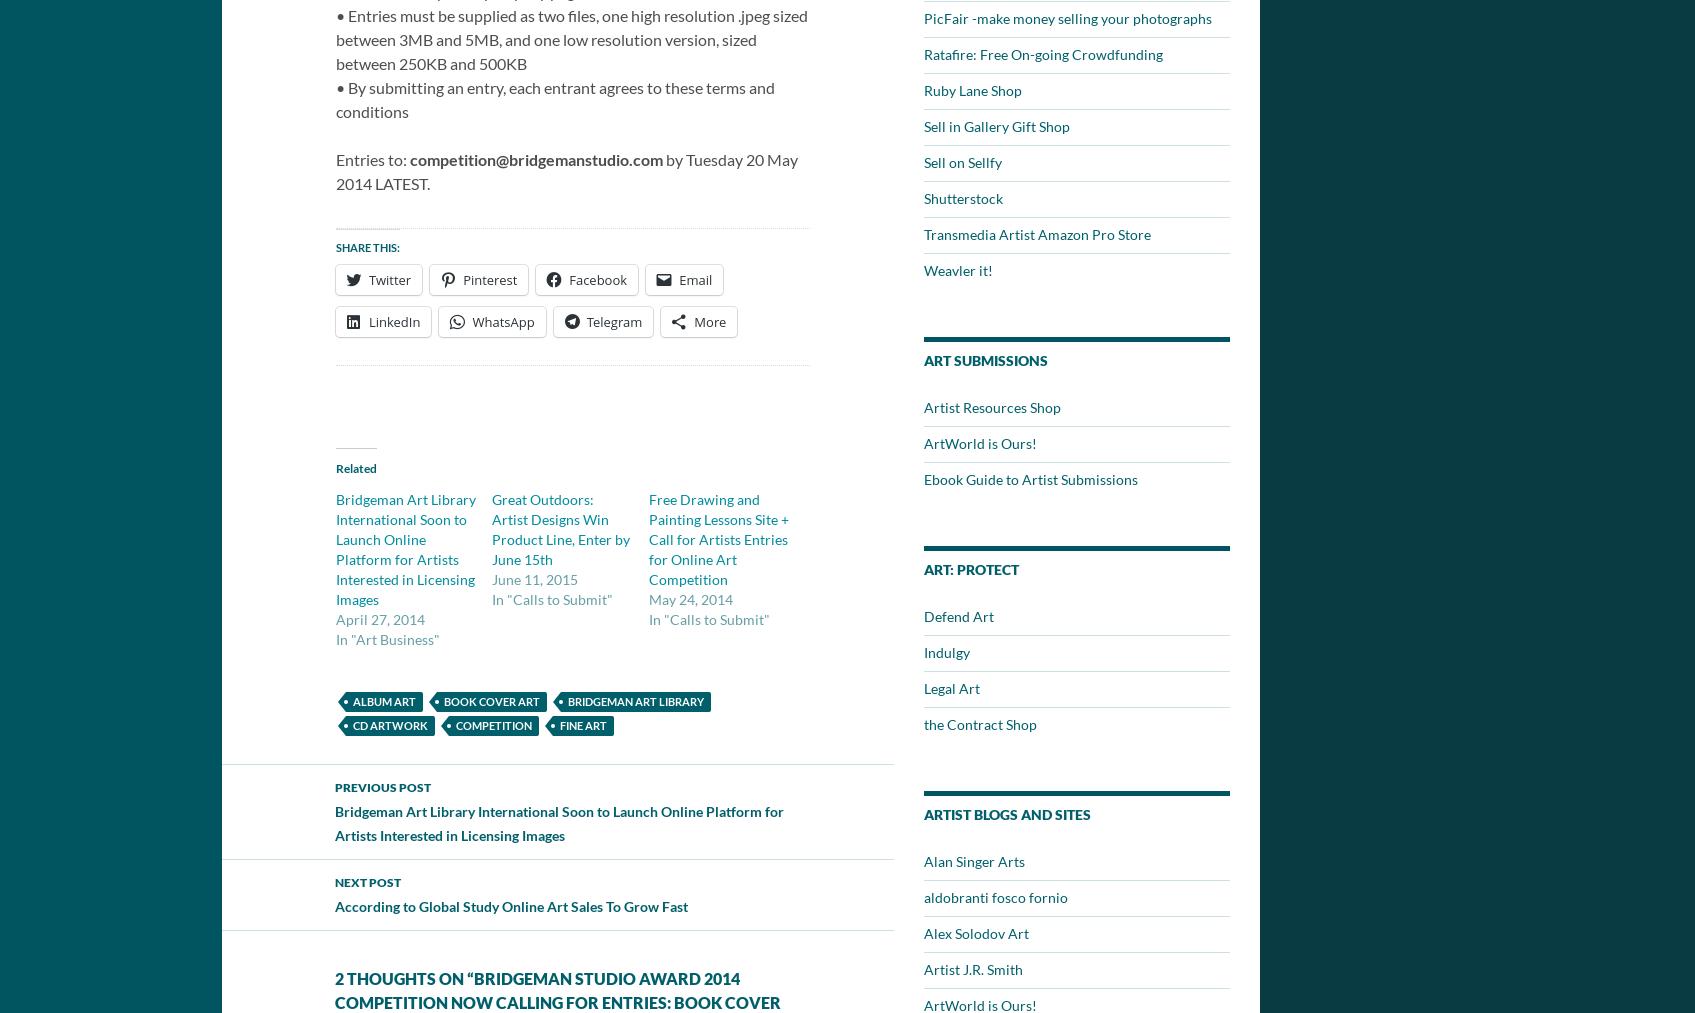 The width and height of the screenshot is (1695, 1013). What do you see at coordinates (923, 406) in the screenshot?
I see `'Artist Resources Shop'` at bounding box center [923, 406].